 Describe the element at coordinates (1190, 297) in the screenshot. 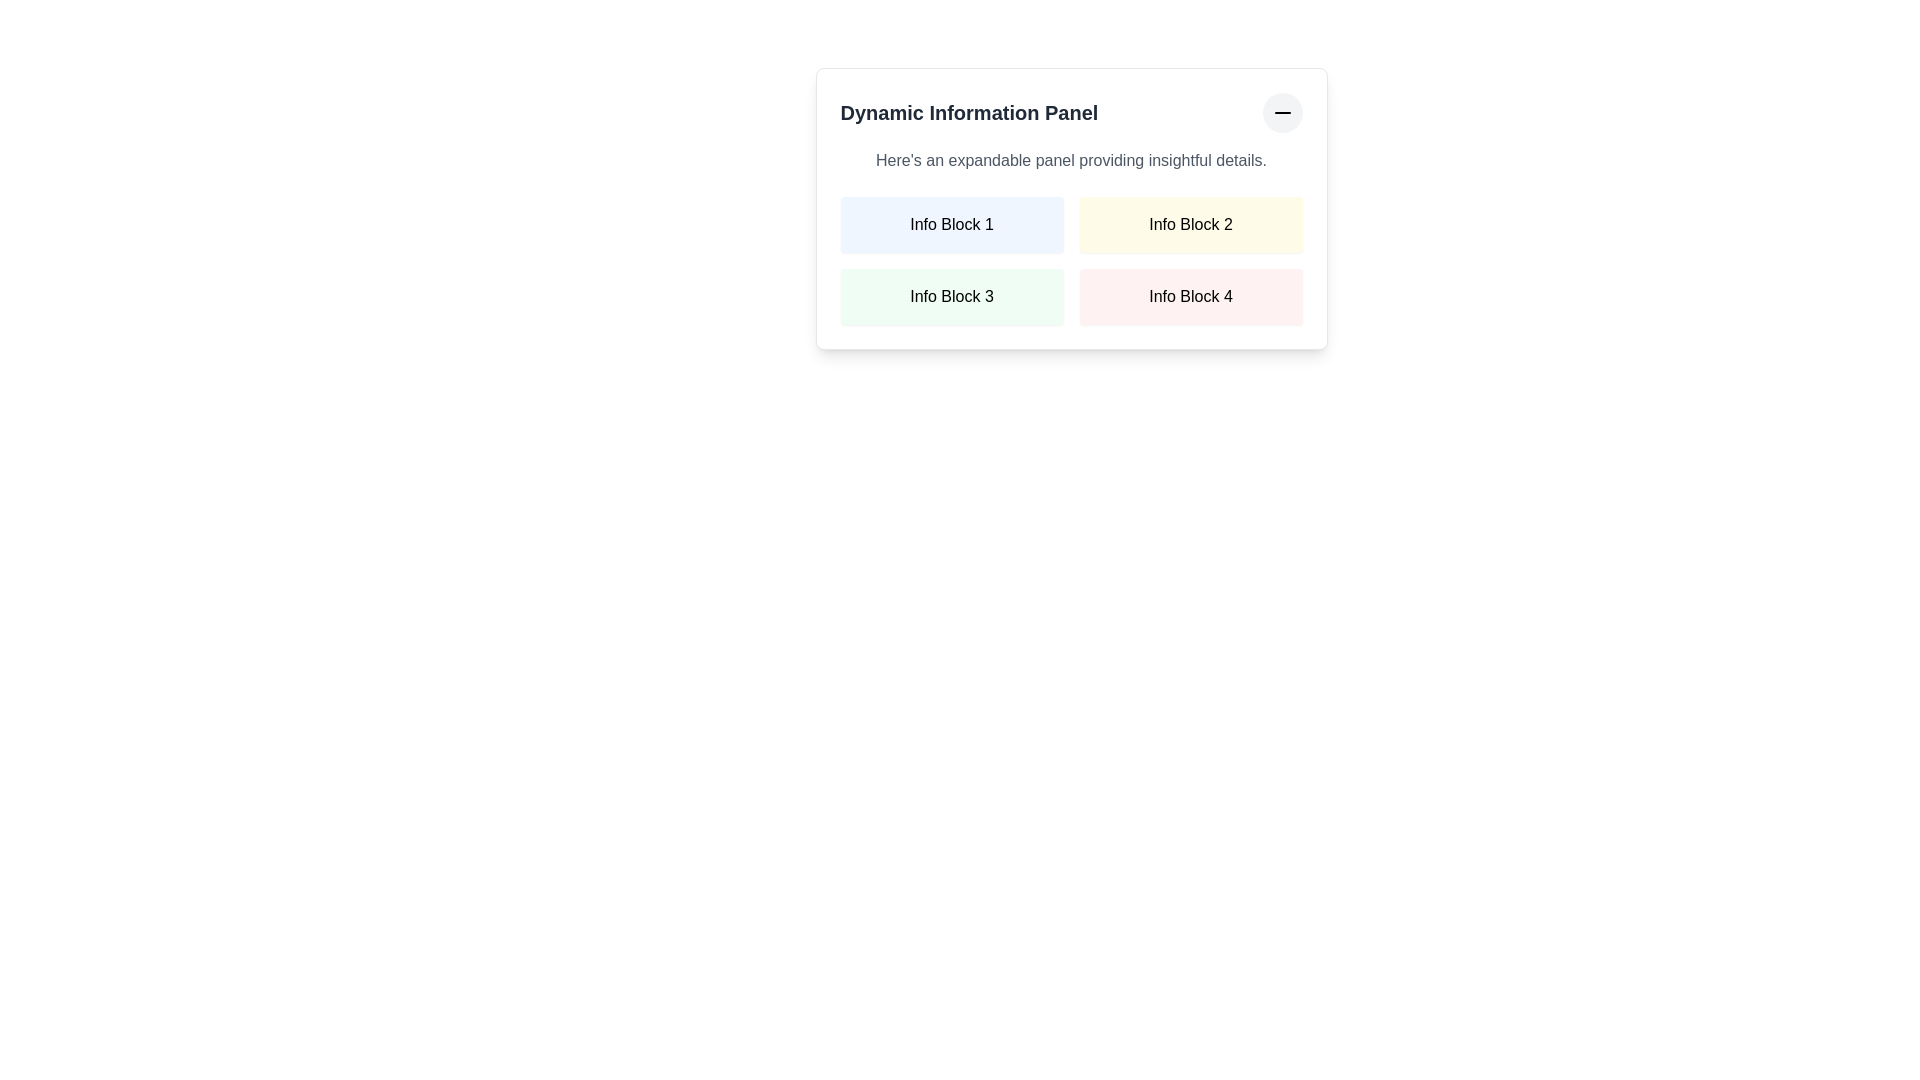

I see `displayed text in the Informational Block with a light red background, rounded corners, and bold text 'Info Block 4' centered within it` at that location.